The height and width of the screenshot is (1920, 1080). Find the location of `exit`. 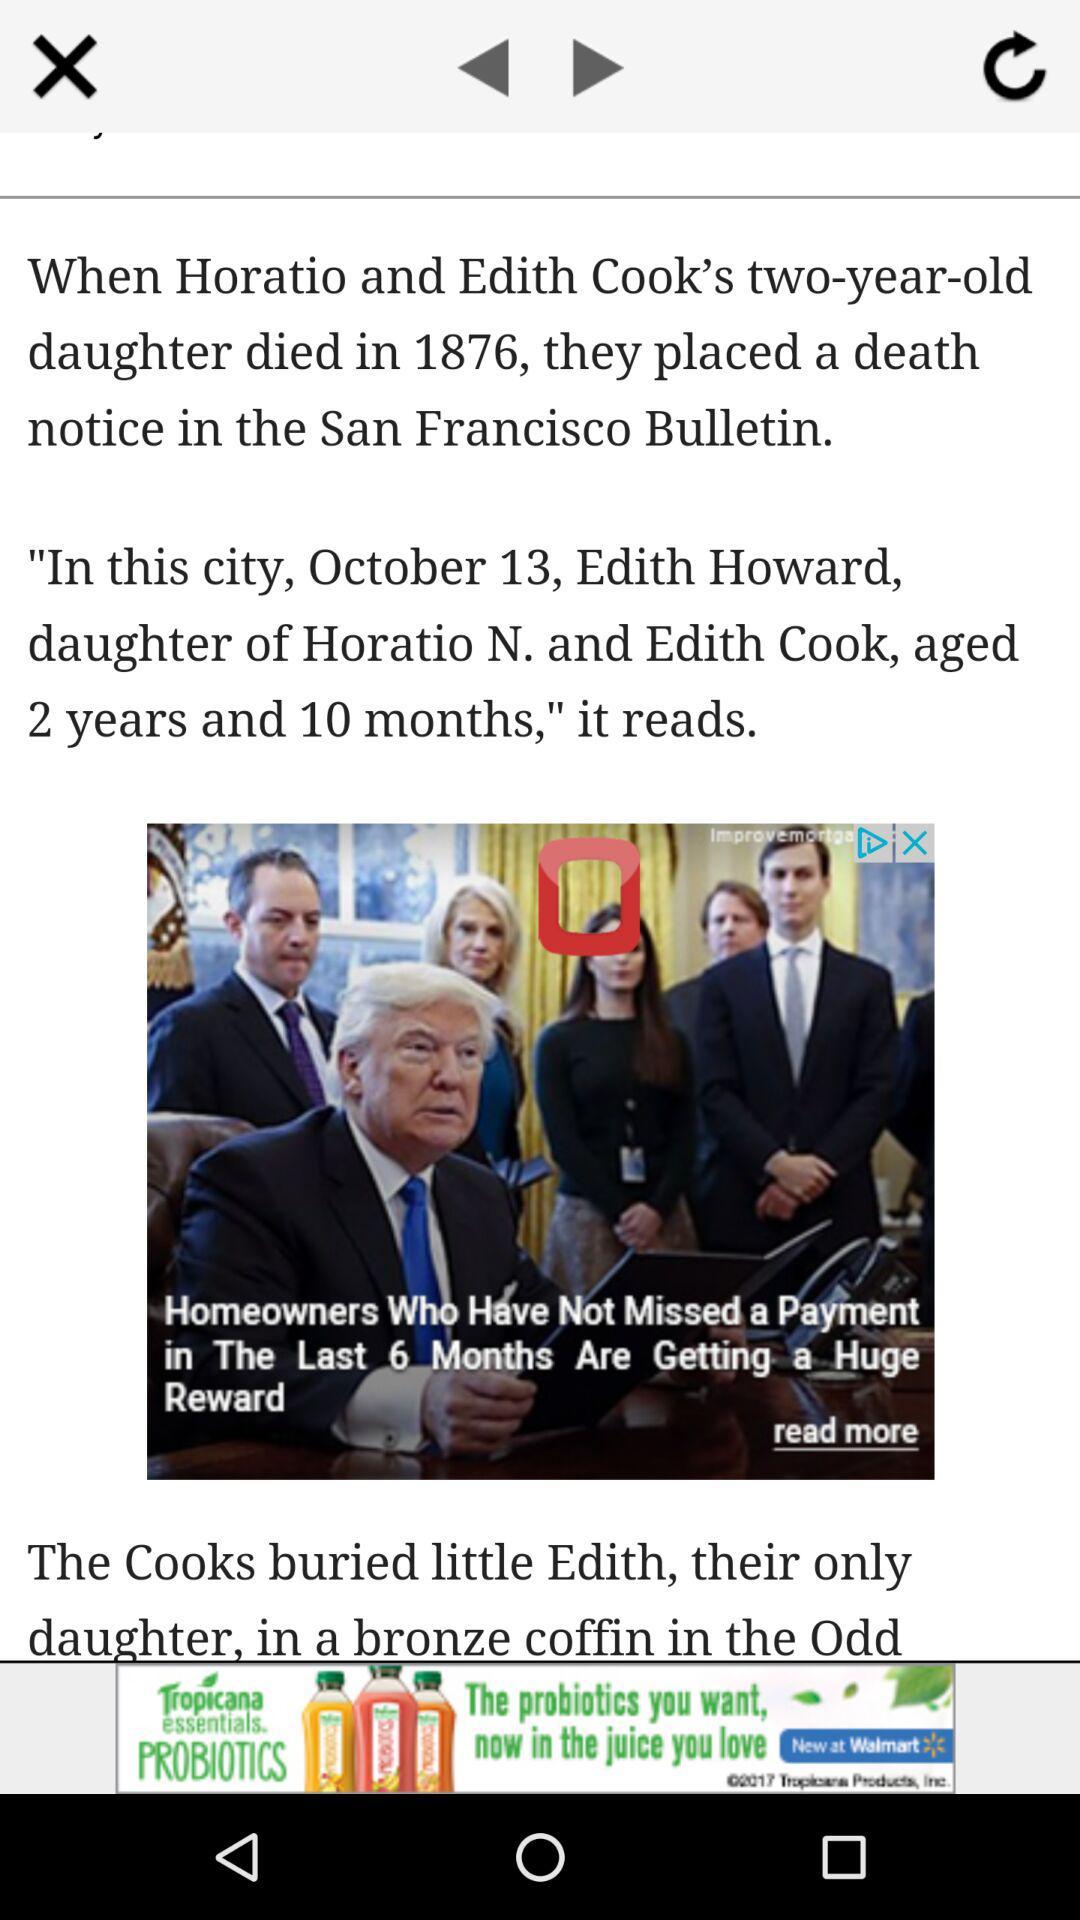

exit is located at coordinates (63, 66).